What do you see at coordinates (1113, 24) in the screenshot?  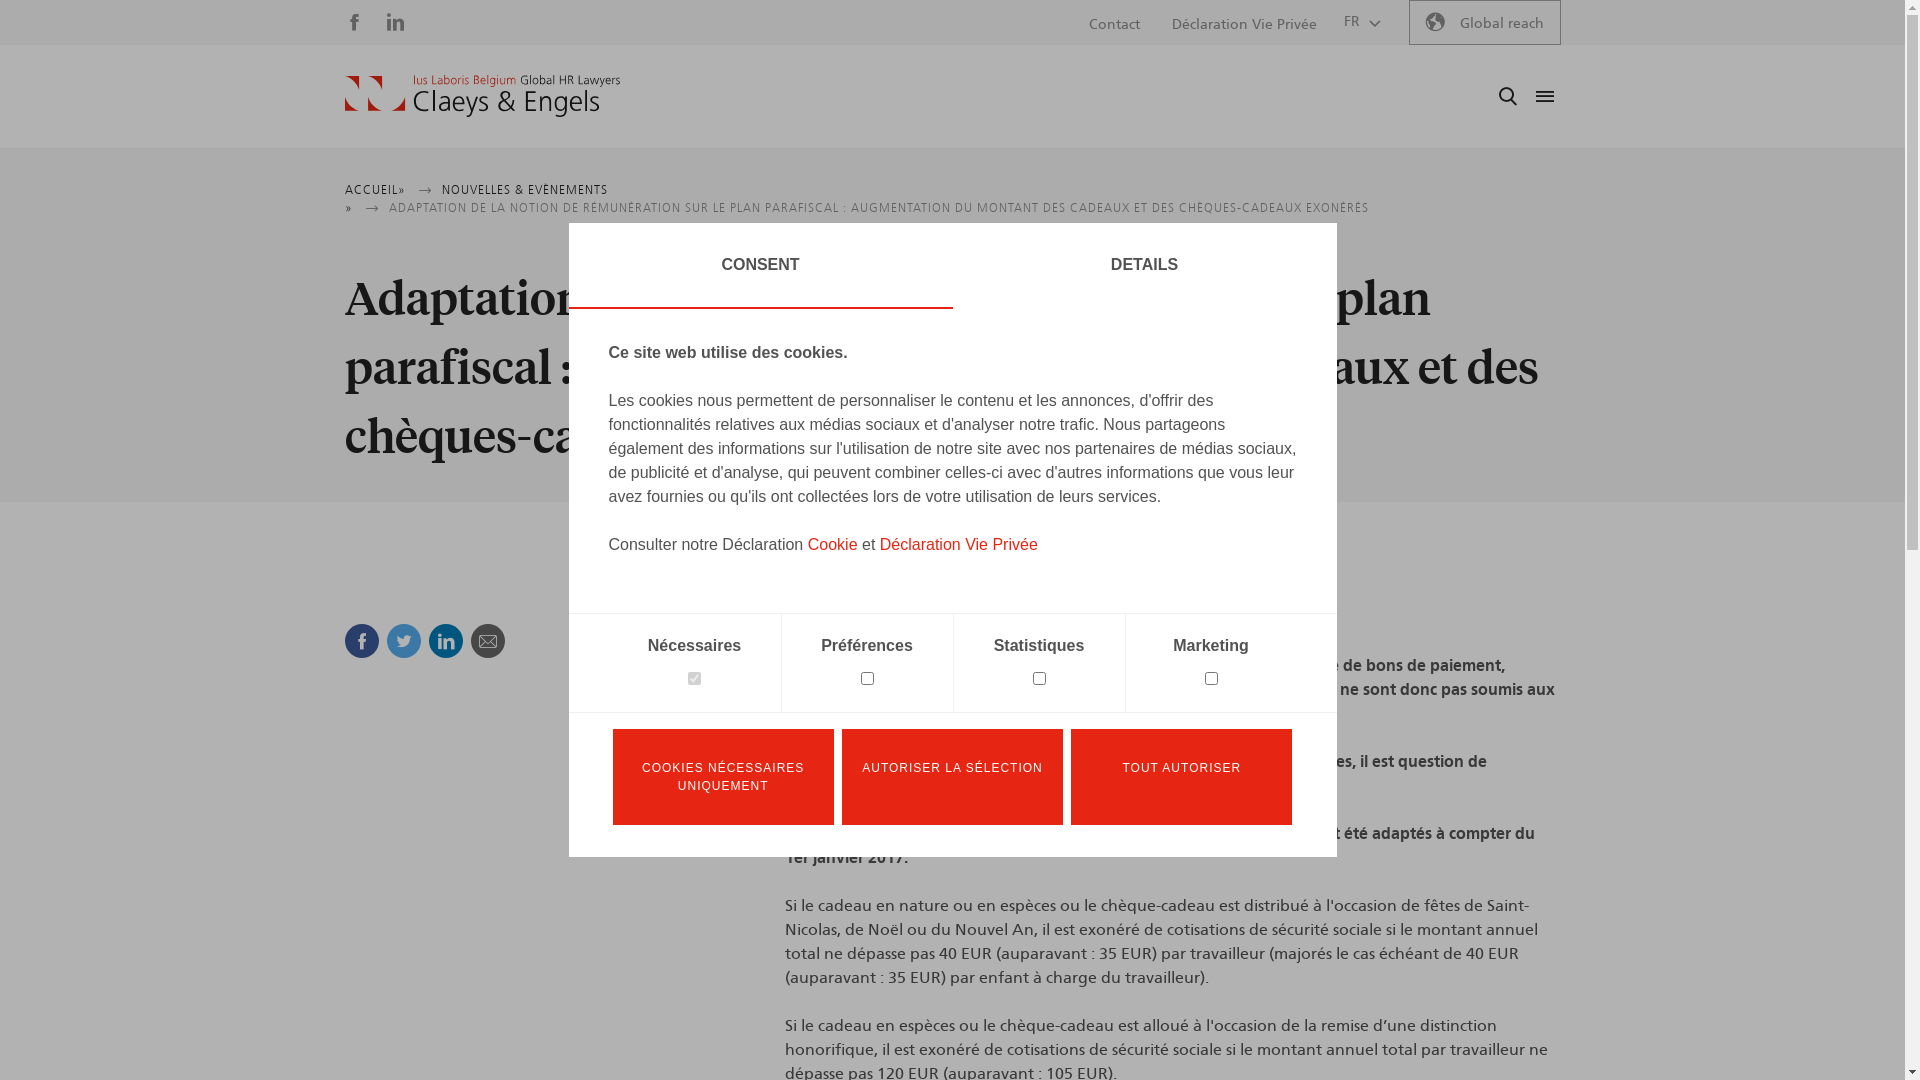 I see `'Contact'` at bounding box center [1113, 24].